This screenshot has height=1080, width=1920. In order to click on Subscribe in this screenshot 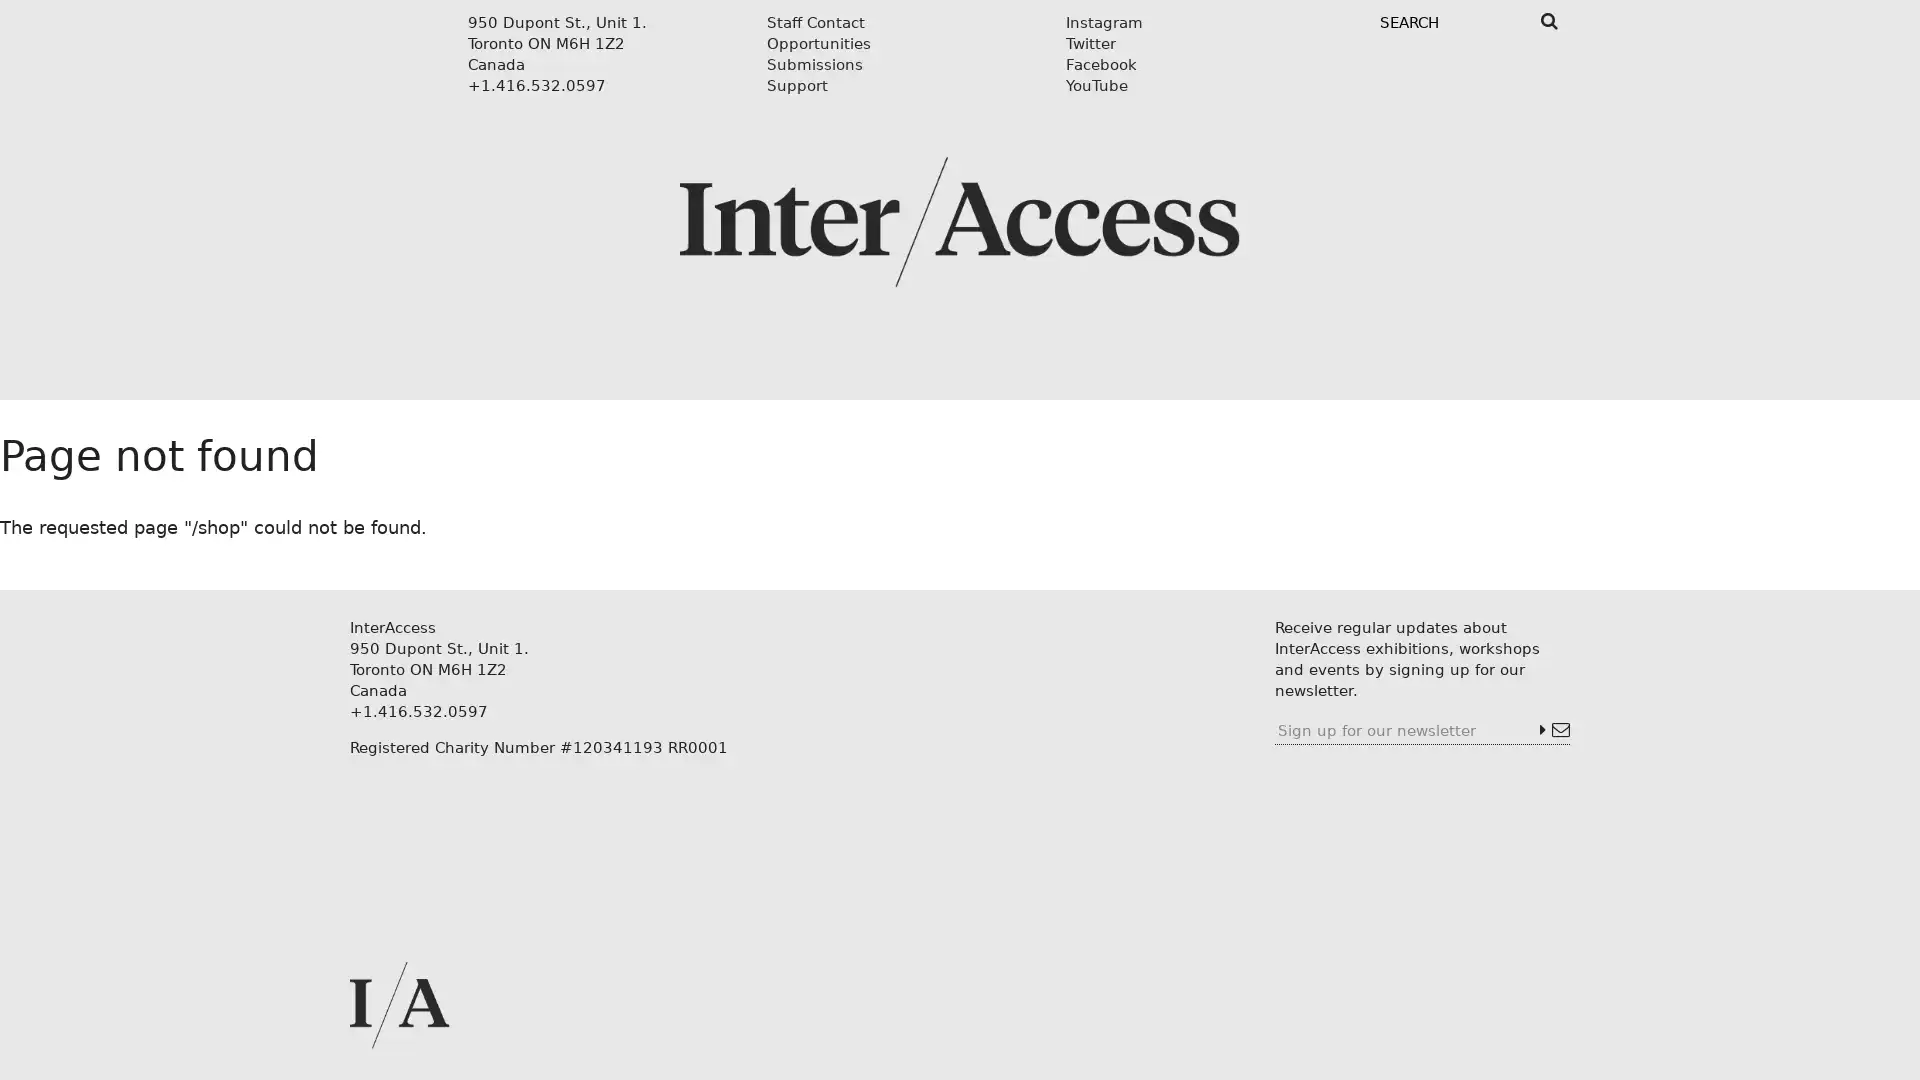, I will do `click(1553, 730)`.